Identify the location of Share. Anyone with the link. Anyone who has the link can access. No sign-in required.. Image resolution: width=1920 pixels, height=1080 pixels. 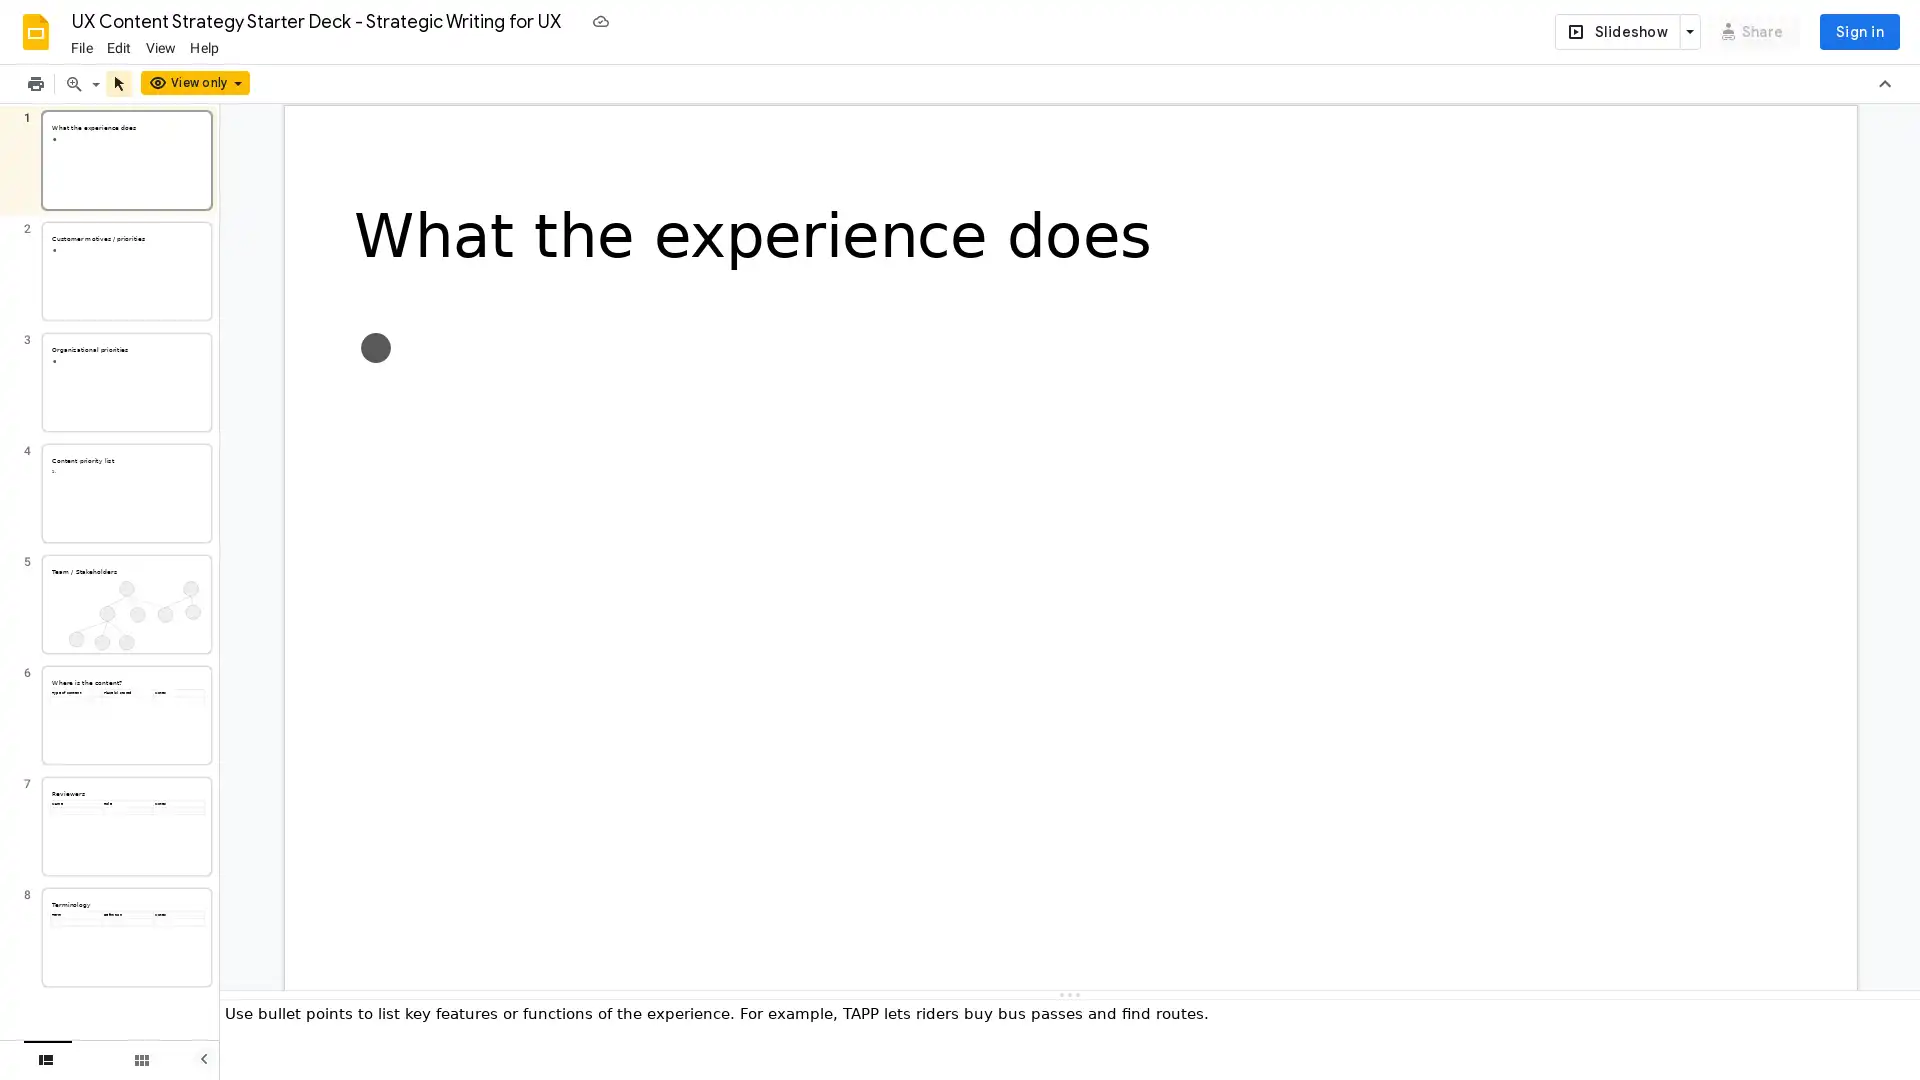
(1752, 31).